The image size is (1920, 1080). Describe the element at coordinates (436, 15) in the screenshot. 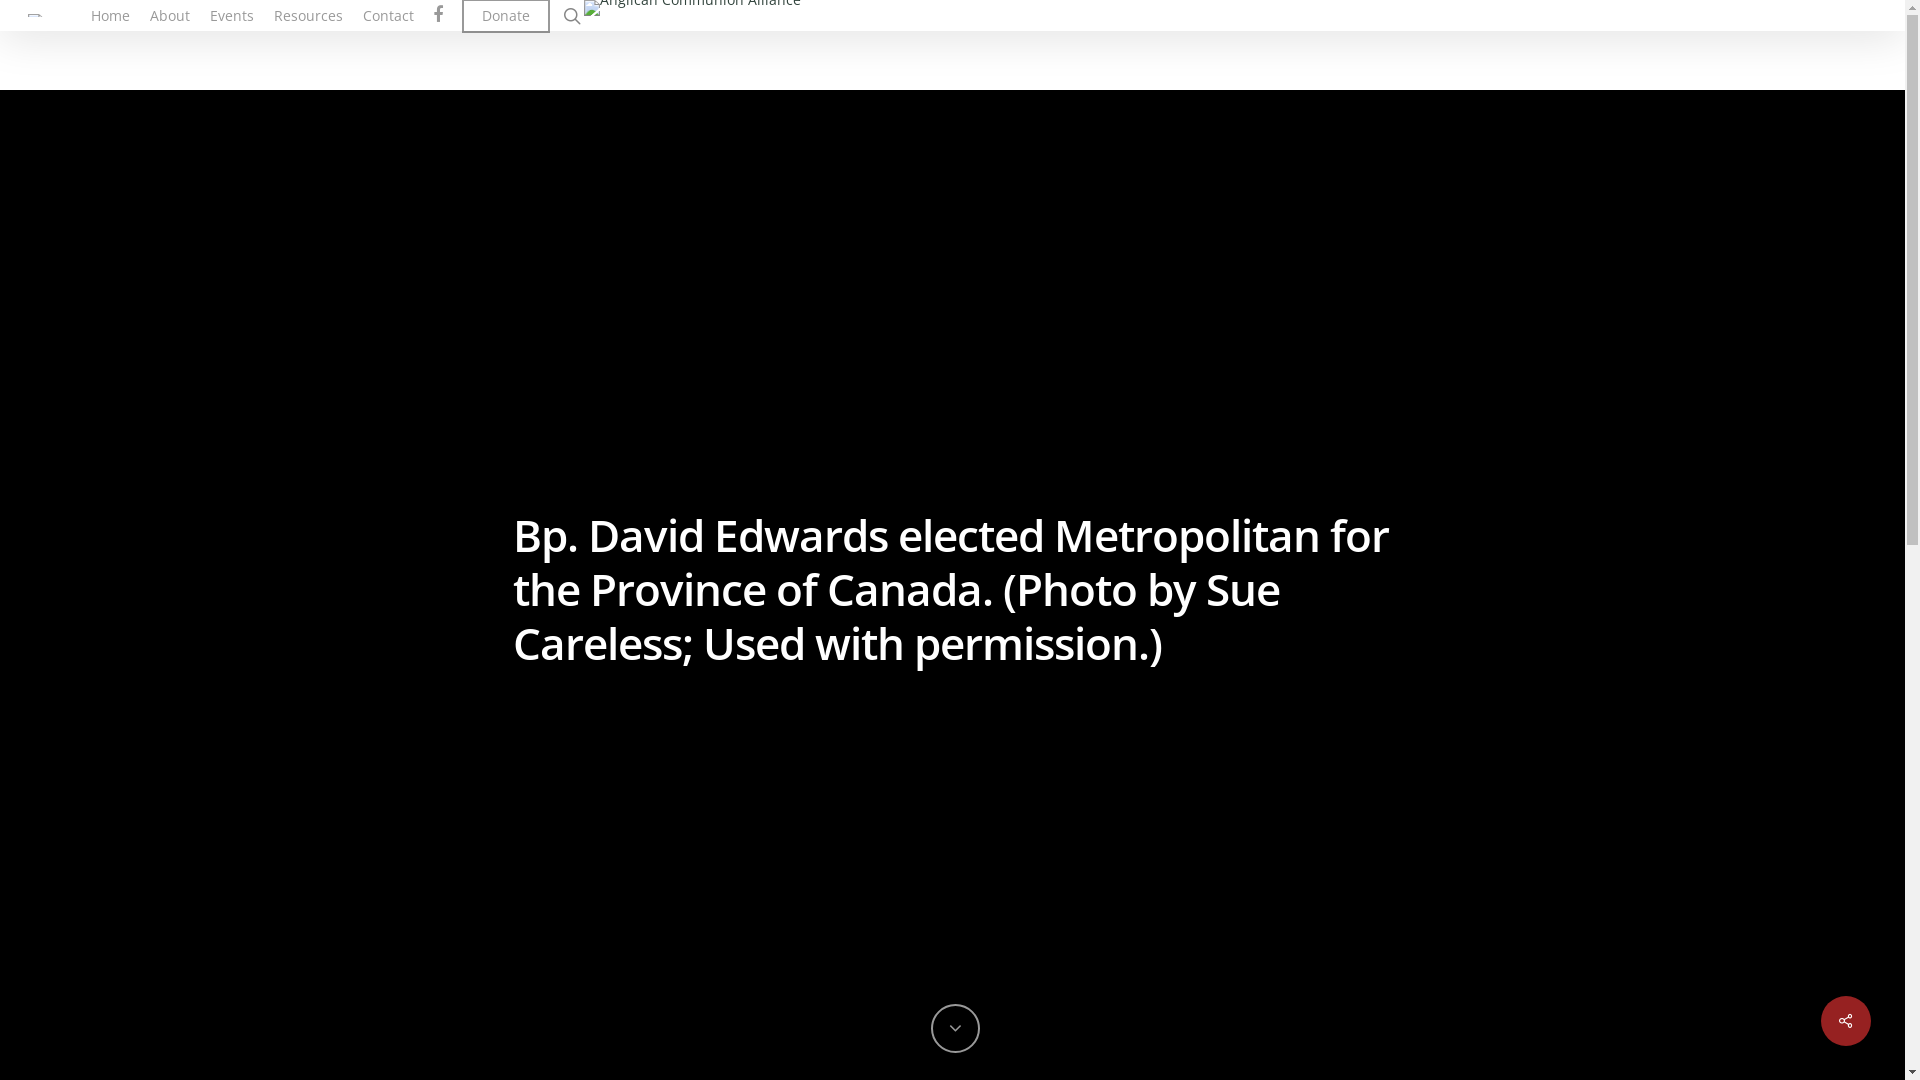

I see `'facebook'` at that location.